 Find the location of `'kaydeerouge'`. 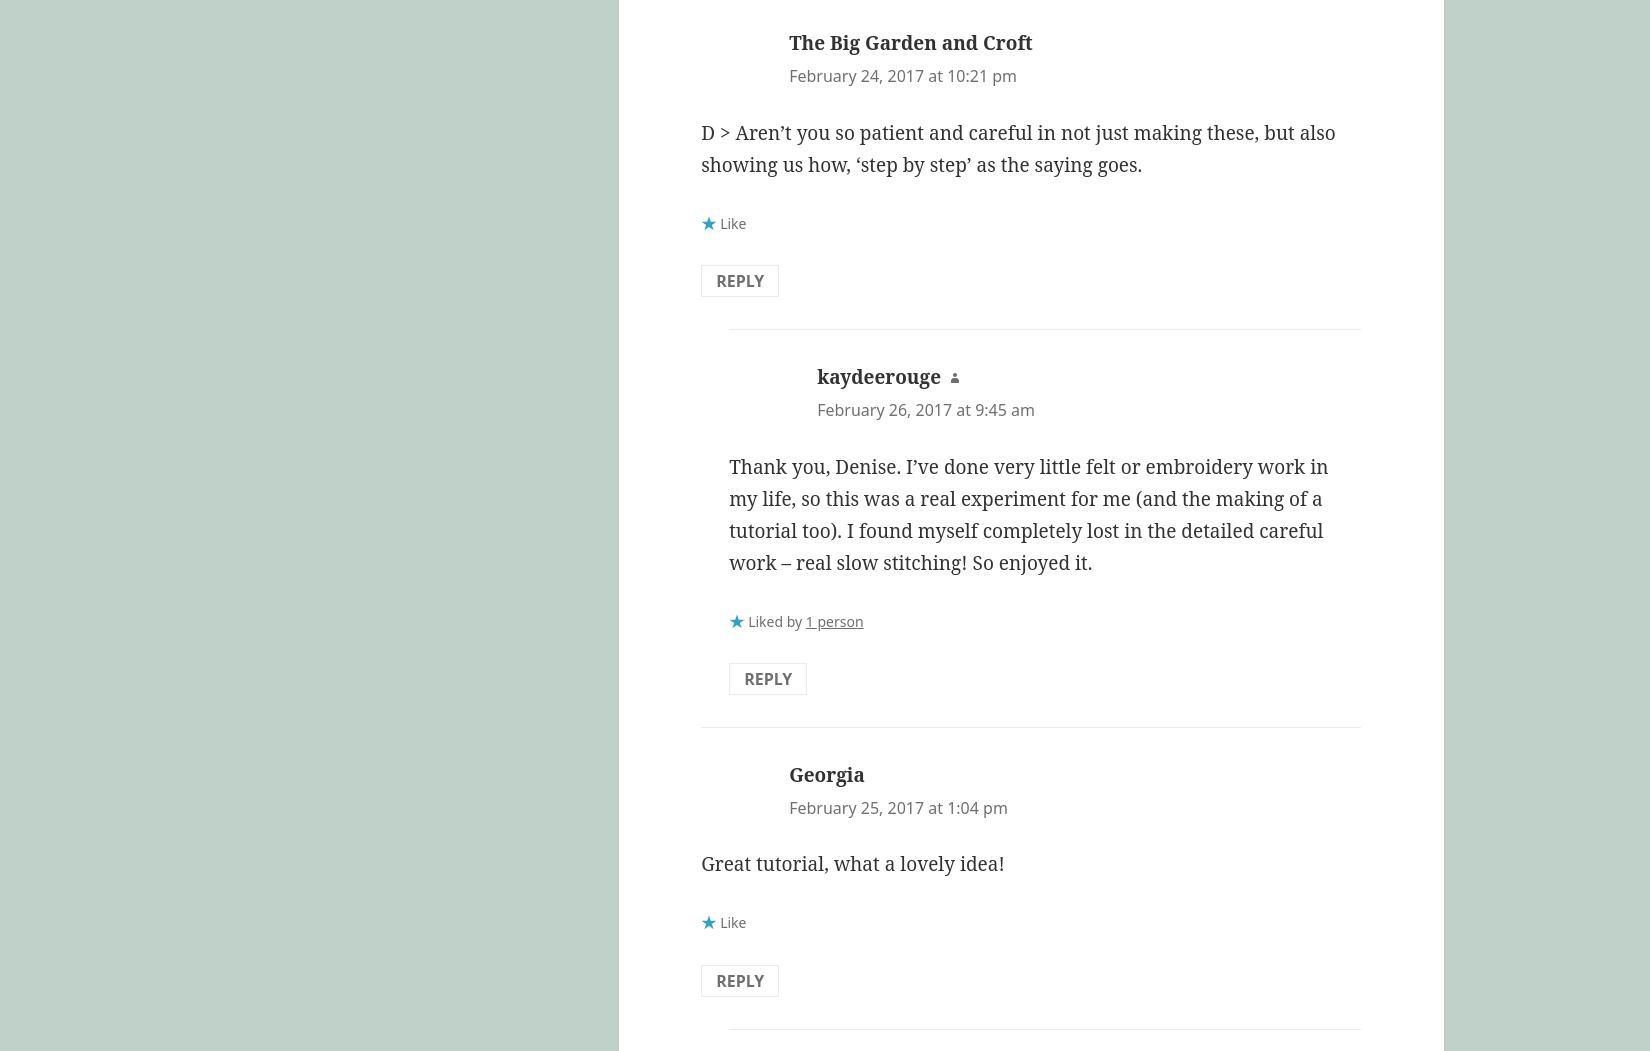

'kaydeerouge' is located at coordinates (878, 375).